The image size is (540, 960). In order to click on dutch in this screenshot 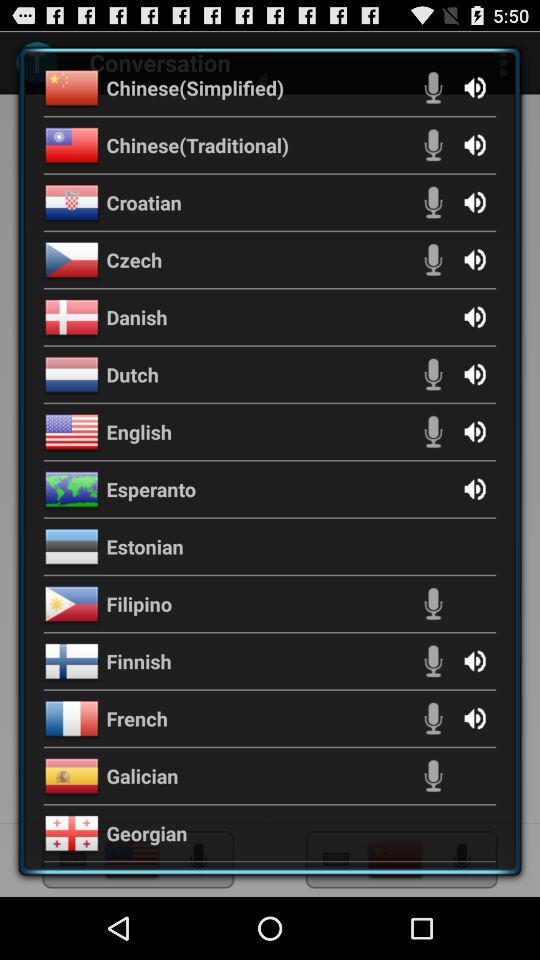, I will do `click(132, 373)`.